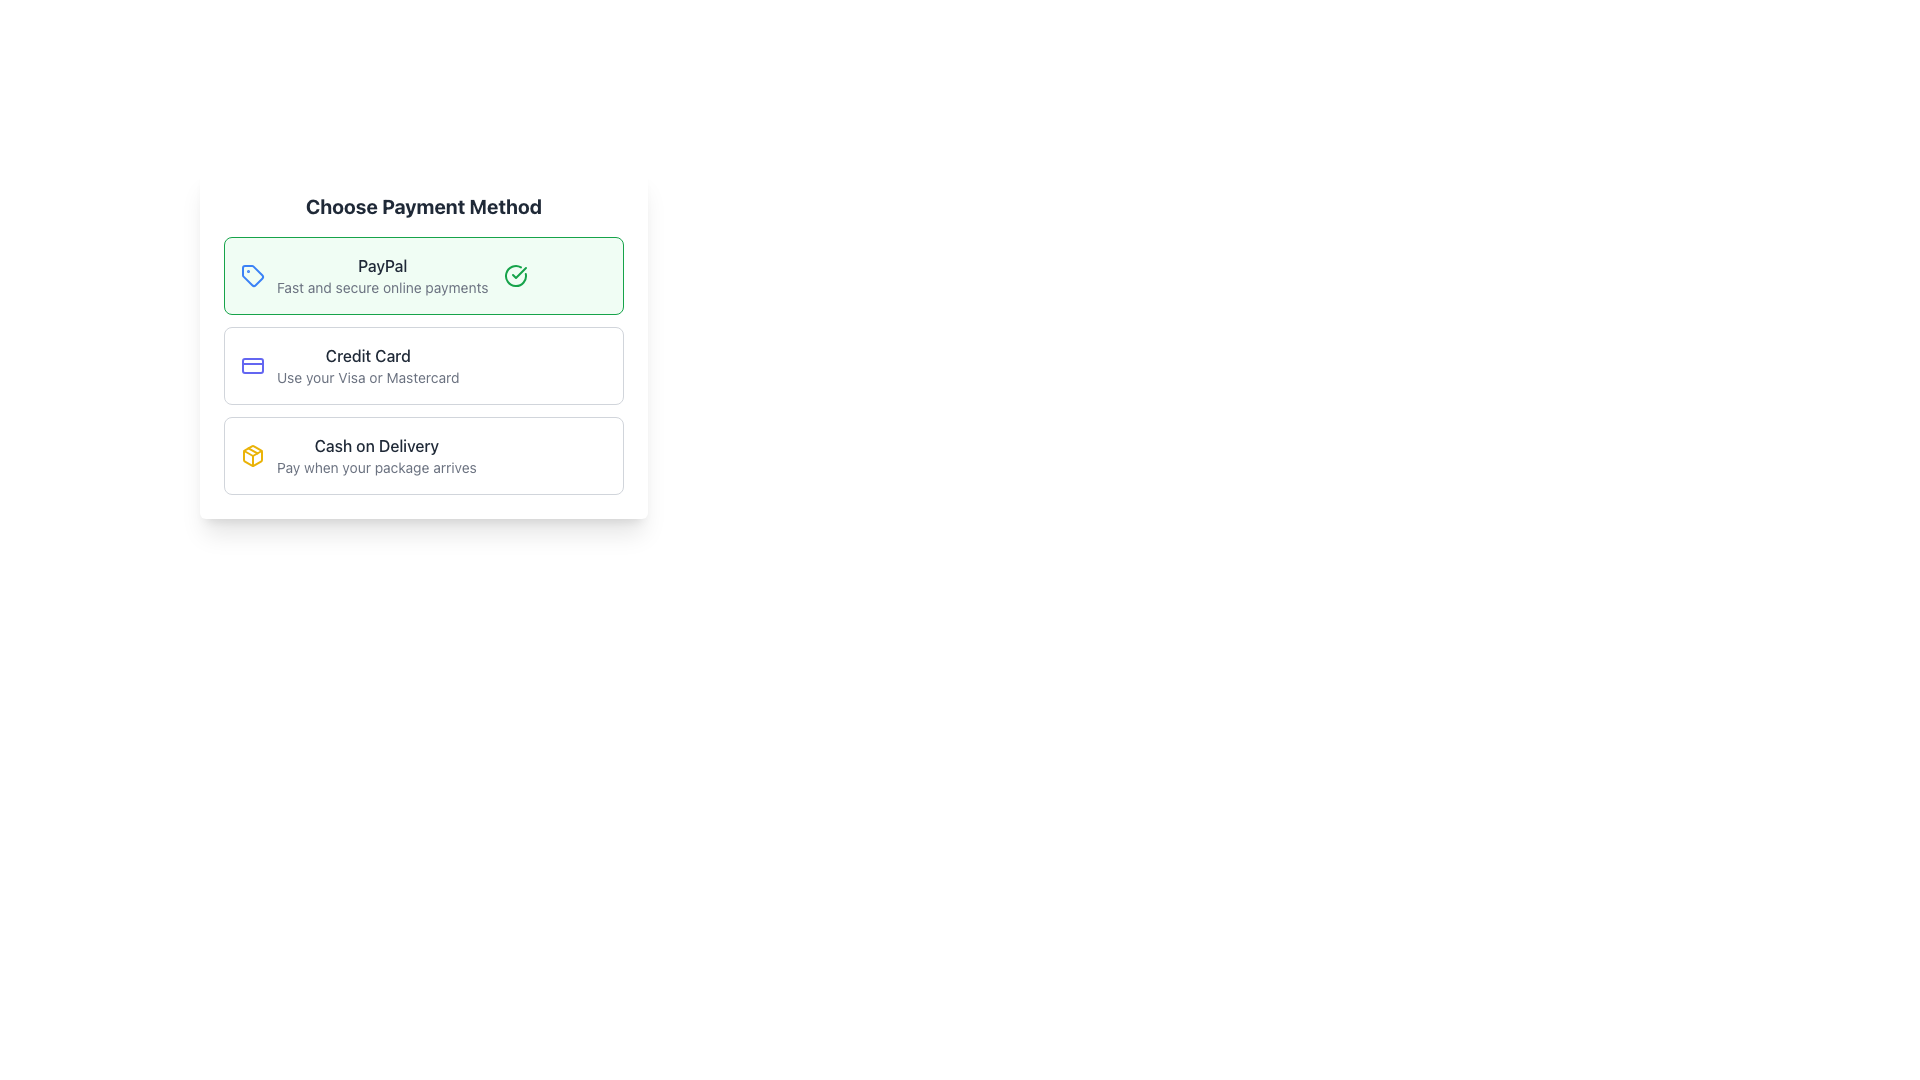  Describe the element at coordinates (252, 276) in the screenshot. I see `the PayPal payment method icon located at the top-left corner of the 'PayPal' option, adjacent to the 'PayPal' label text` at that location.